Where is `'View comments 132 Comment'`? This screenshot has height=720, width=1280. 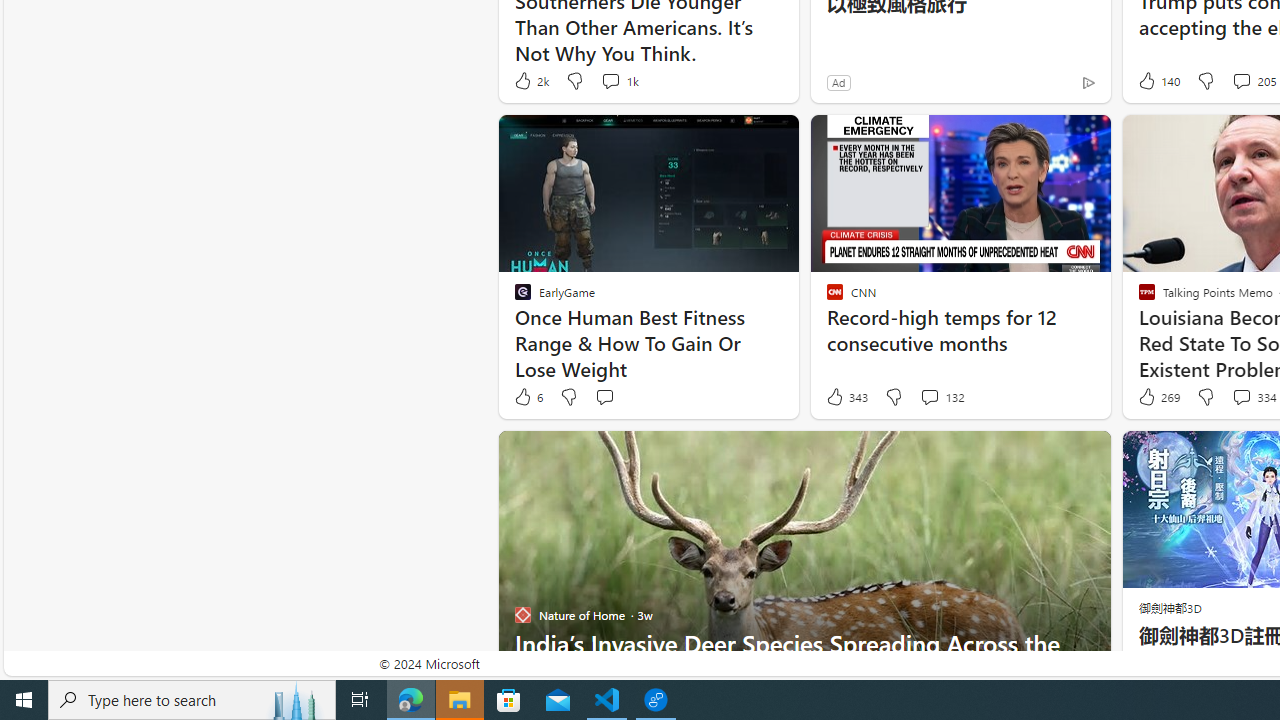
'View comments 132 Comment' is located at coordinates (928, 397).